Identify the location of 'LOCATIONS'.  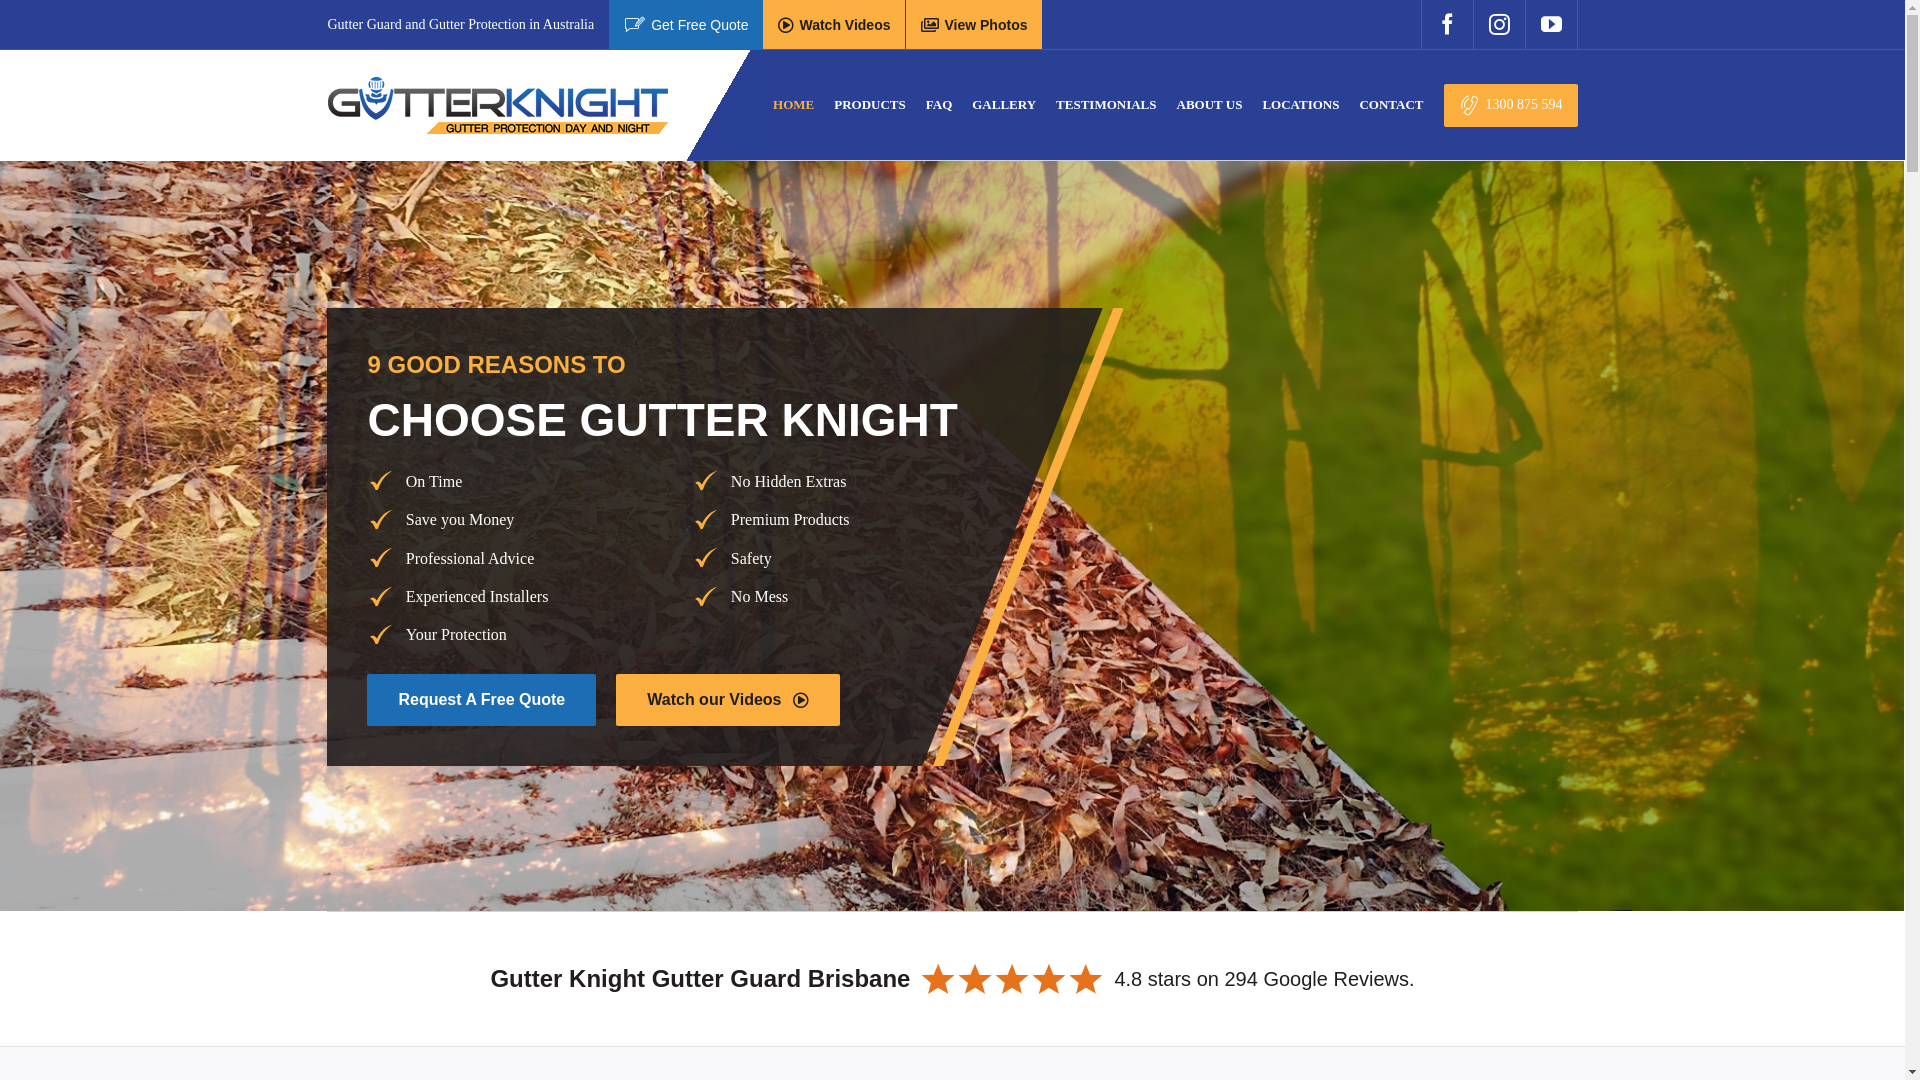
(1300, 104).